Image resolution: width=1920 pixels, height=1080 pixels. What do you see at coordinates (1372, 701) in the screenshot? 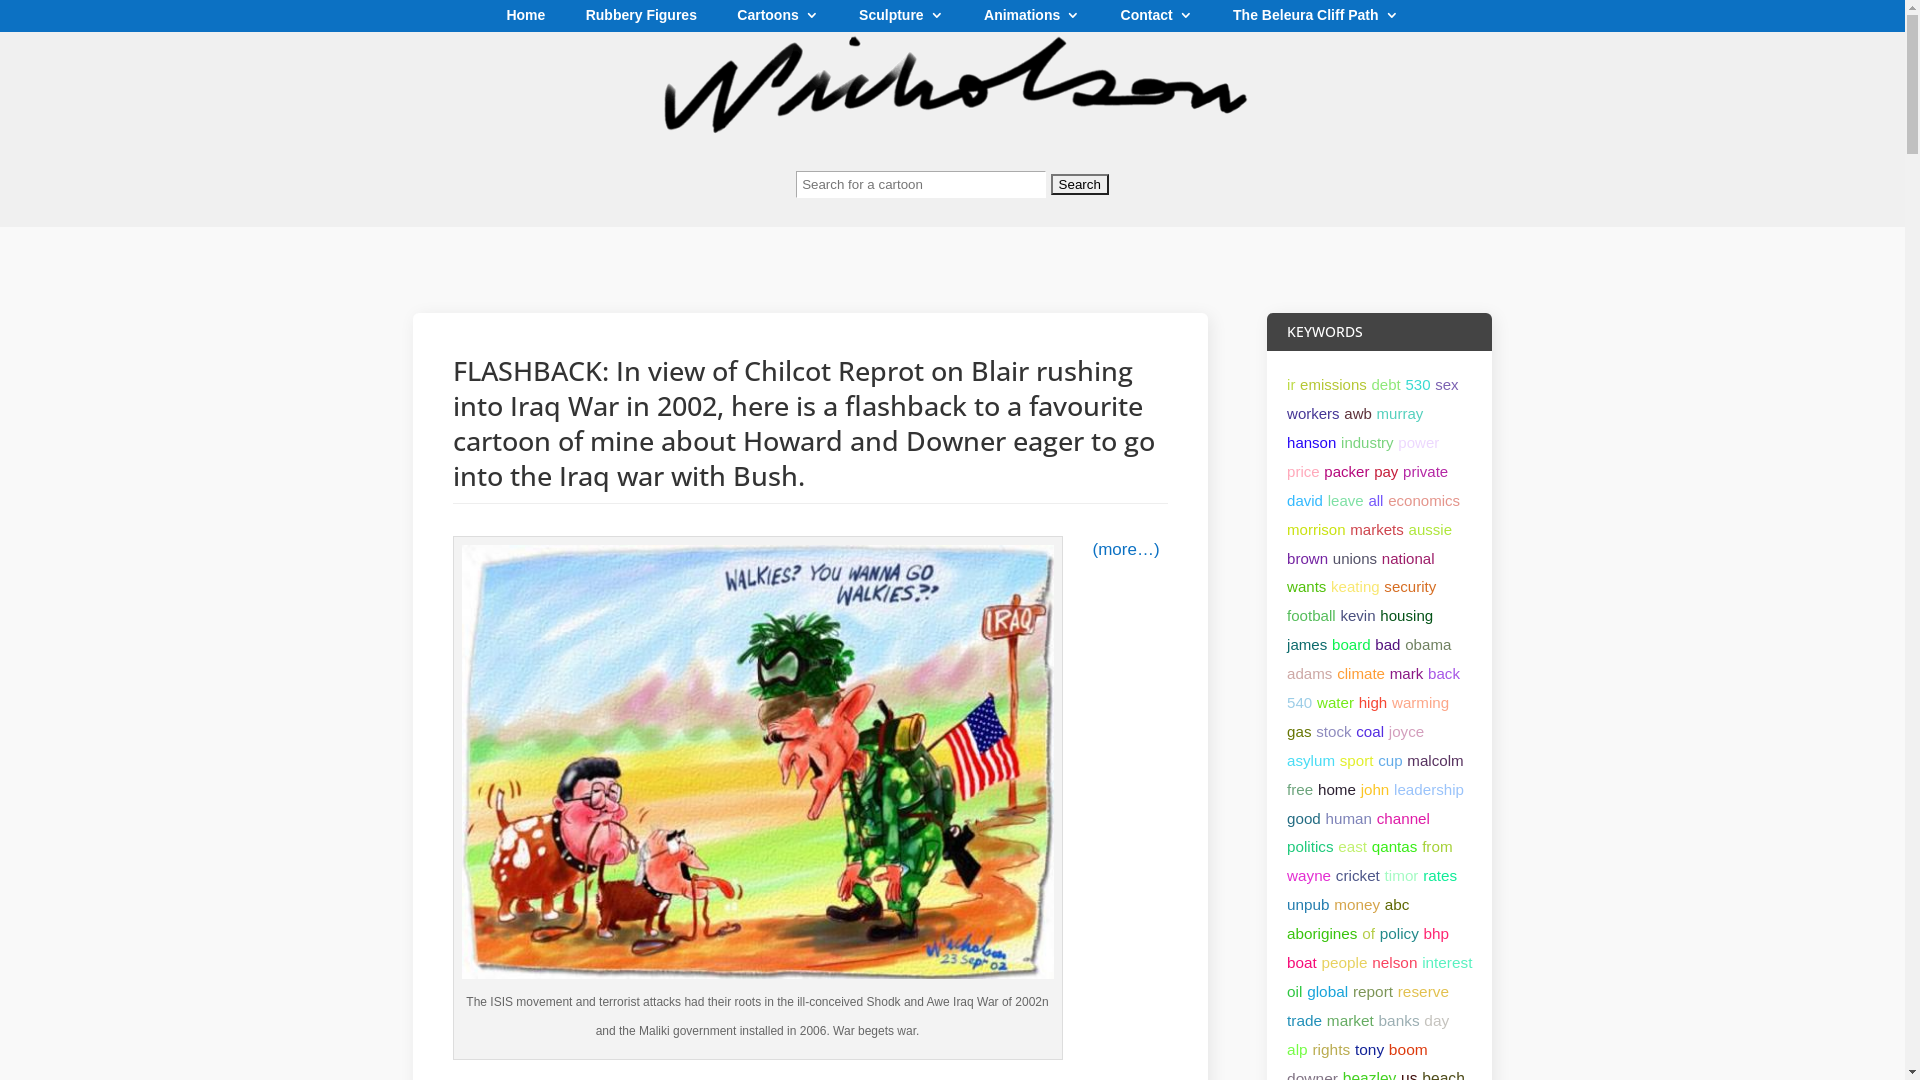
I see `'high'` at bounding box center [1372, 701].